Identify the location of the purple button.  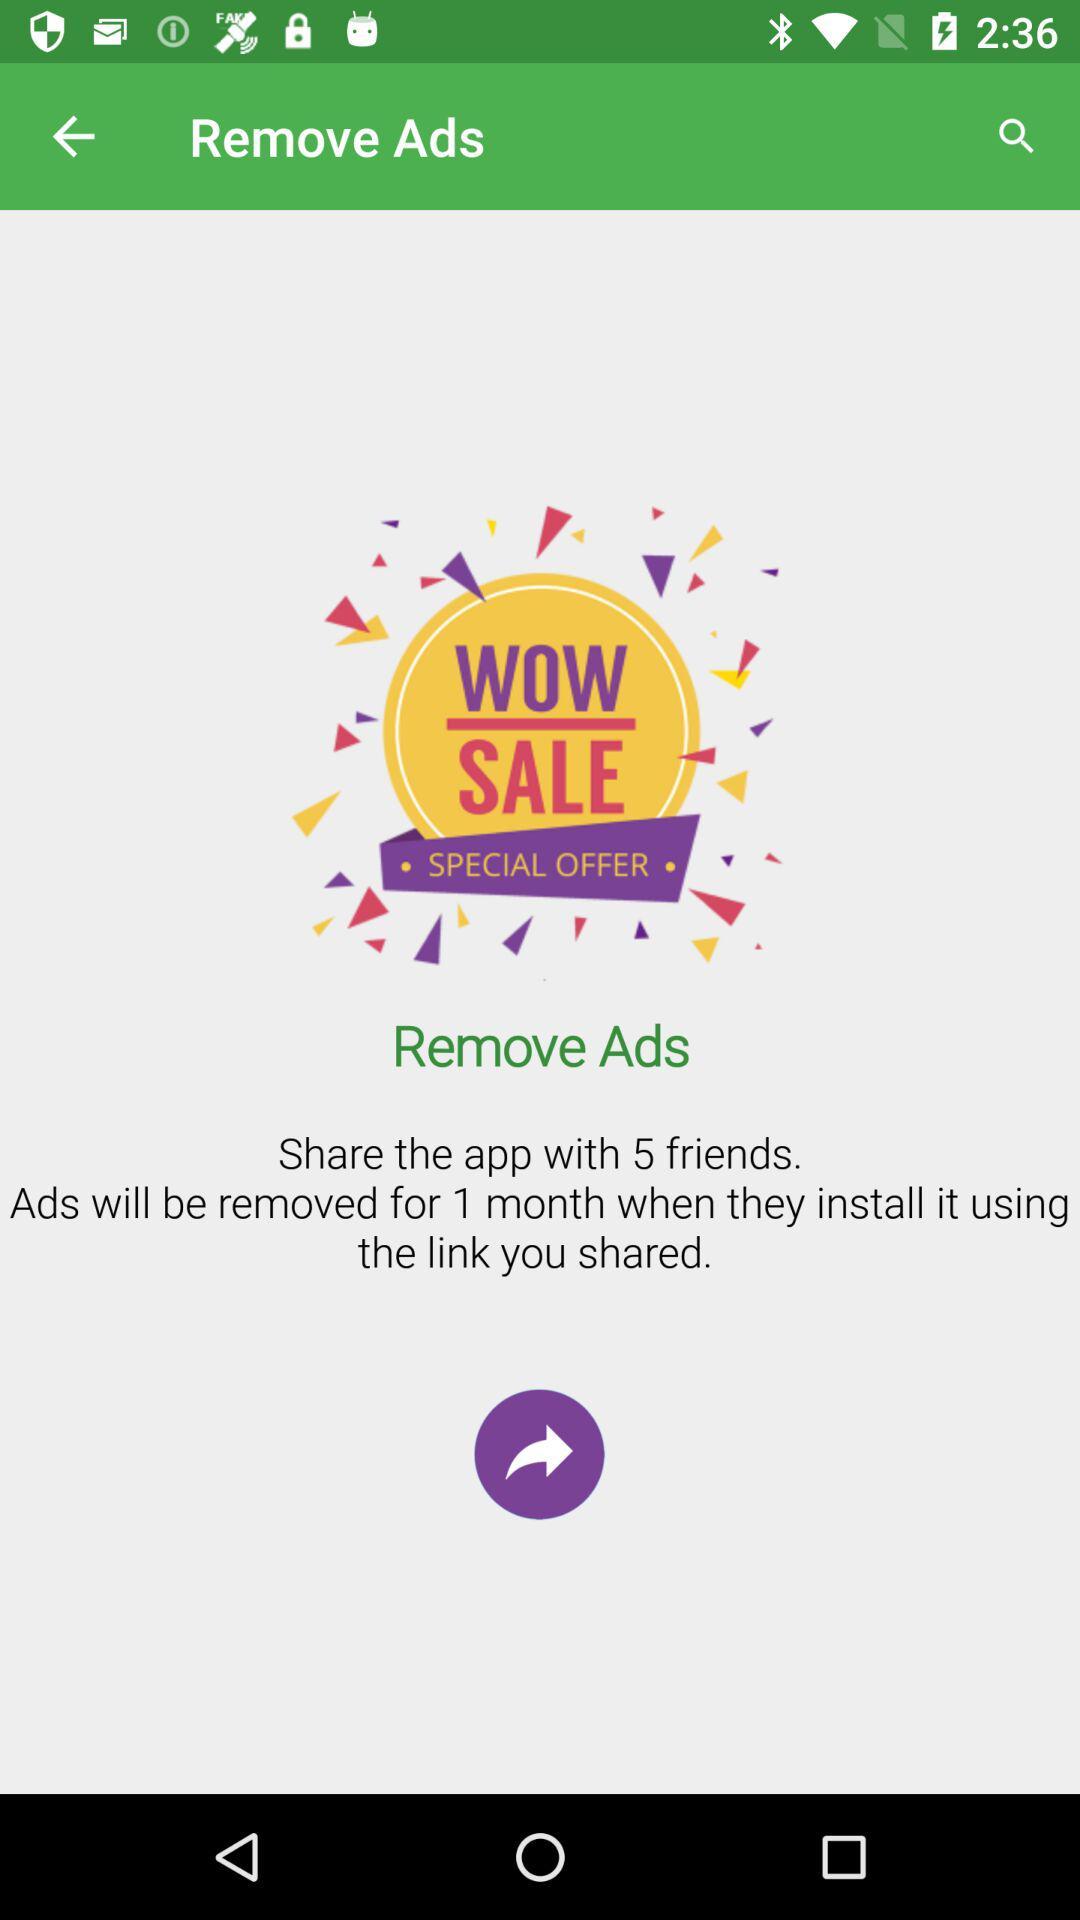
(538, 1454).